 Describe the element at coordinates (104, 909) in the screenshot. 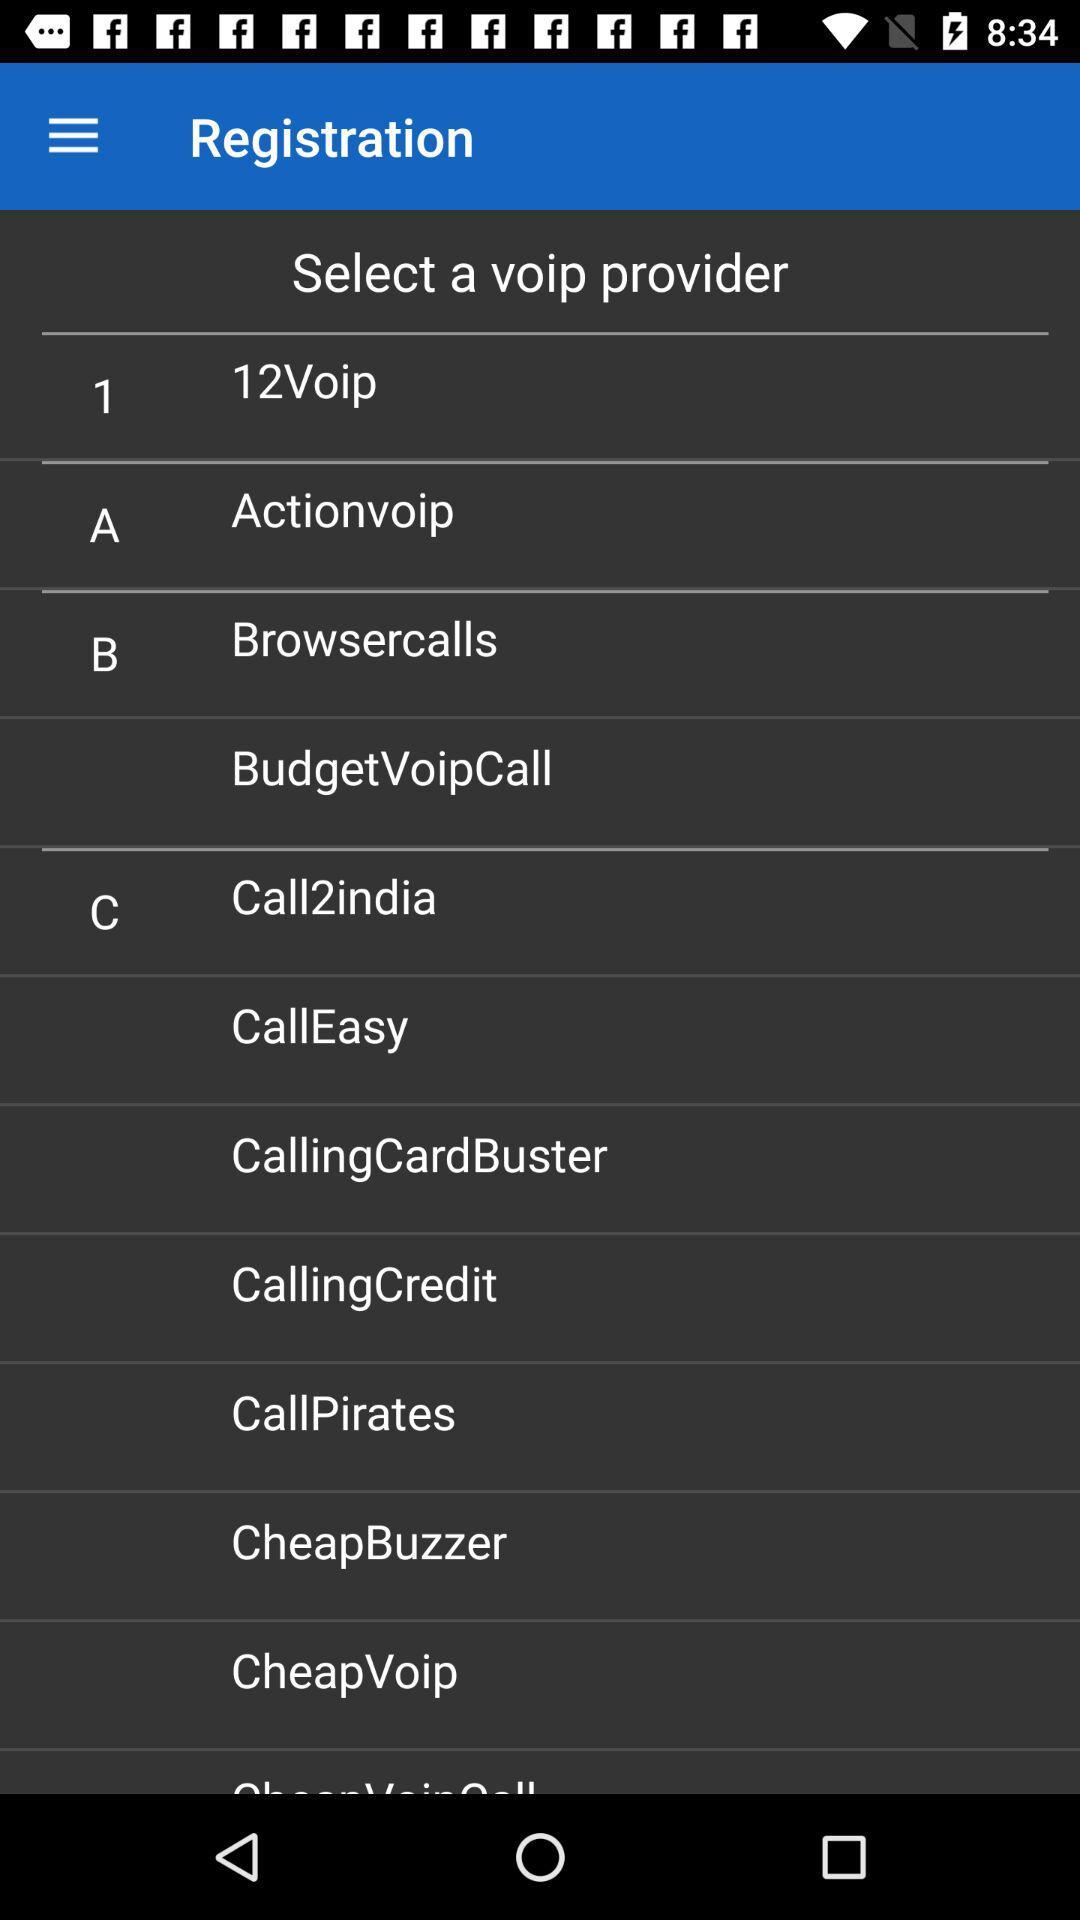

I see `icon next to the call2india item` at that location.